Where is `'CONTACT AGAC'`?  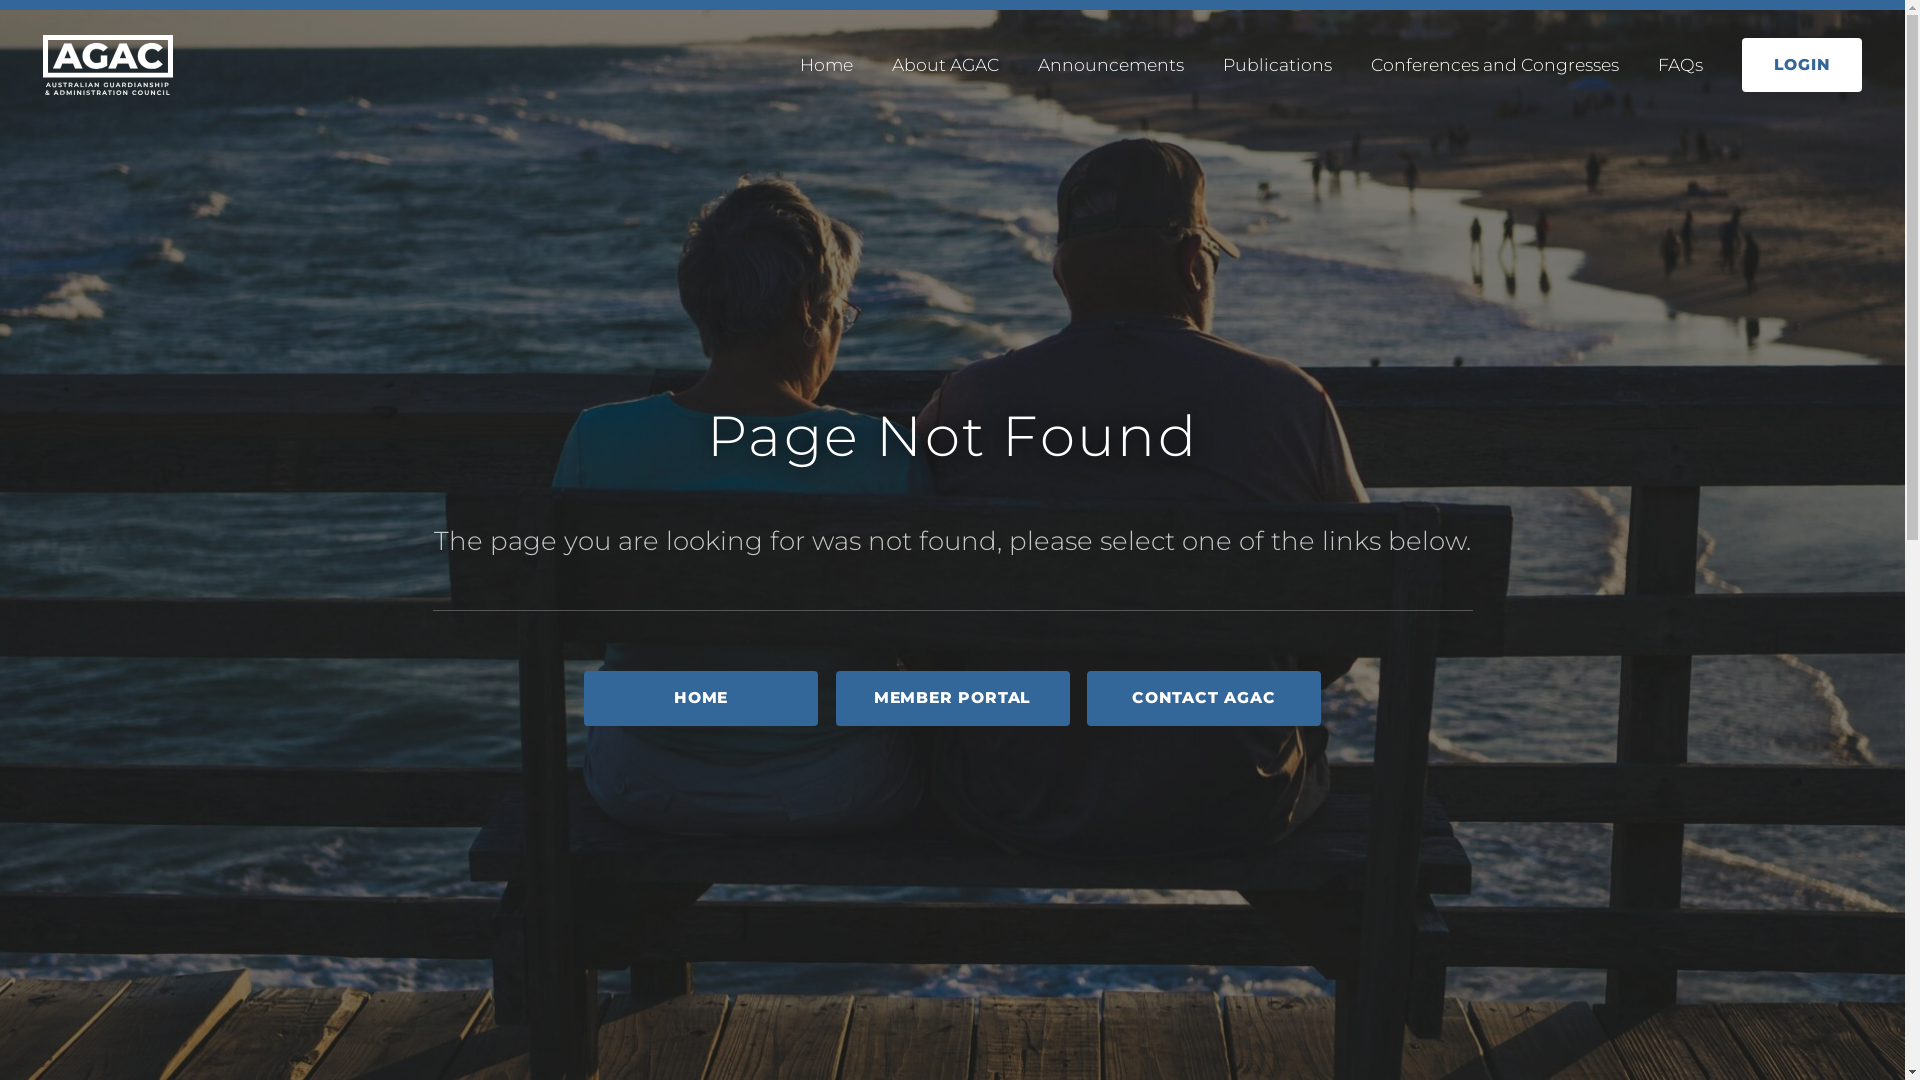 'CONTACT AGAC' is located at coordinates (1203, 697).